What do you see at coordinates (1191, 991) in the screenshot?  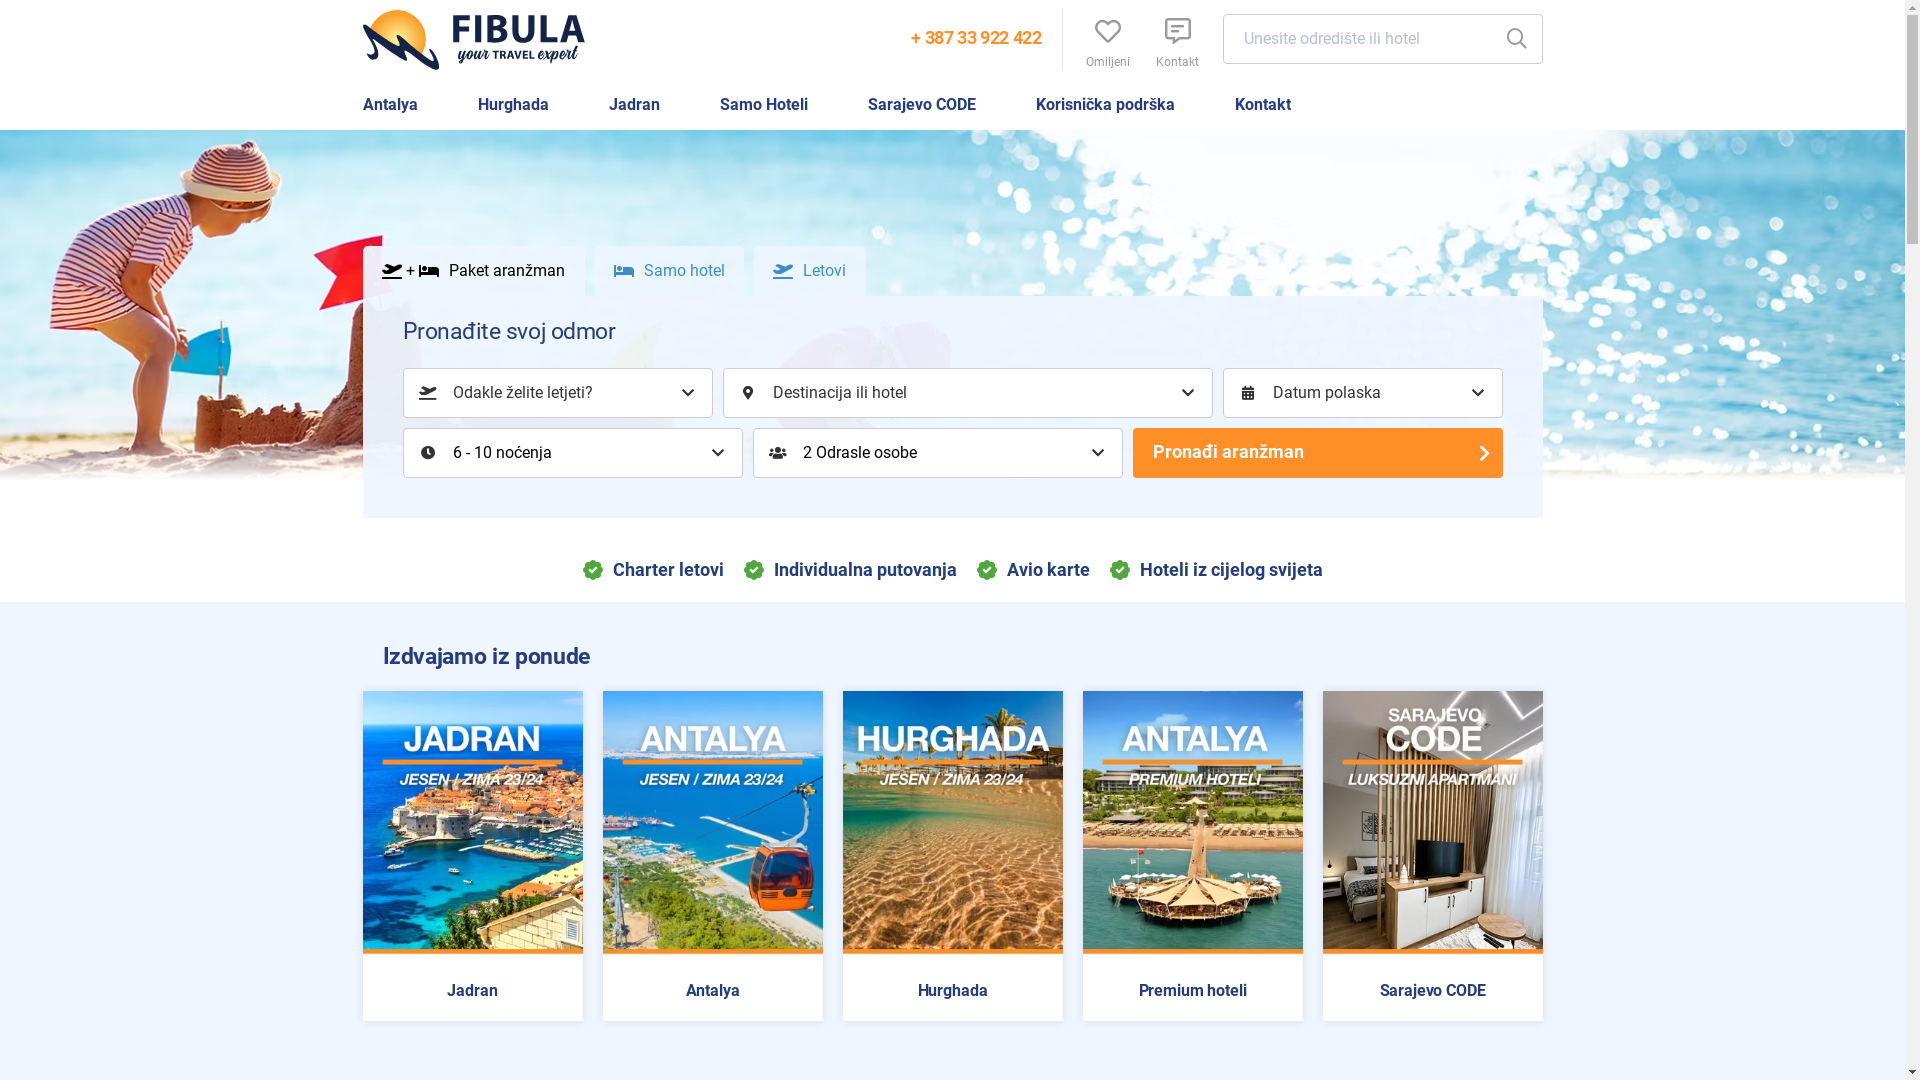 I see `'Premium hoteli'` at bounding box center [1191, 991].